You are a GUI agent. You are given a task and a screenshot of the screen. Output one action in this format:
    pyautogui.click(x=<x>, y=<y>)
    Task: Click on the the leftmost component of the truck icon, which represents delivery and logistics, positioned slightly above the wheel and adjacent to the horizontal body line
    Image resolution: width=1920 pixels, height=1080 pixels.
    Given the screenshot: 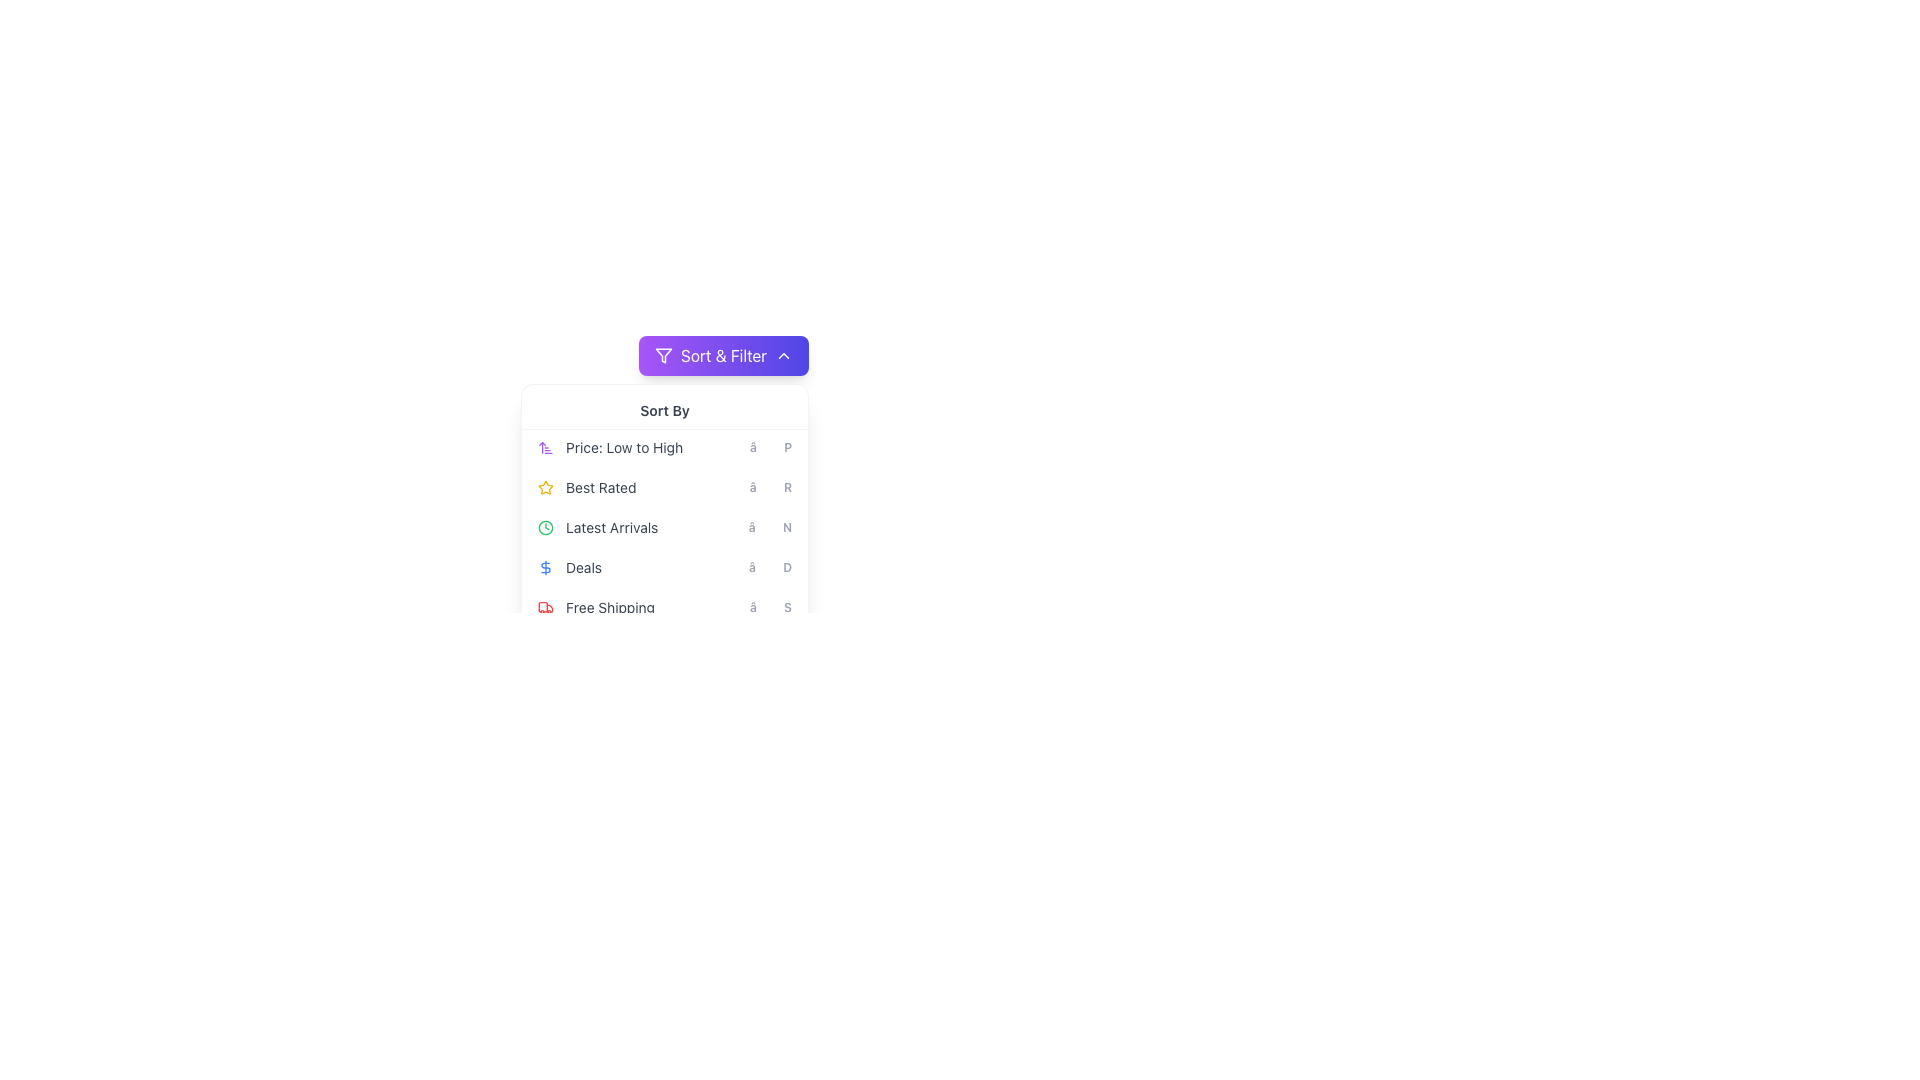 What is the action you would take?
    pyautogui.click(x=543, y=606)
    